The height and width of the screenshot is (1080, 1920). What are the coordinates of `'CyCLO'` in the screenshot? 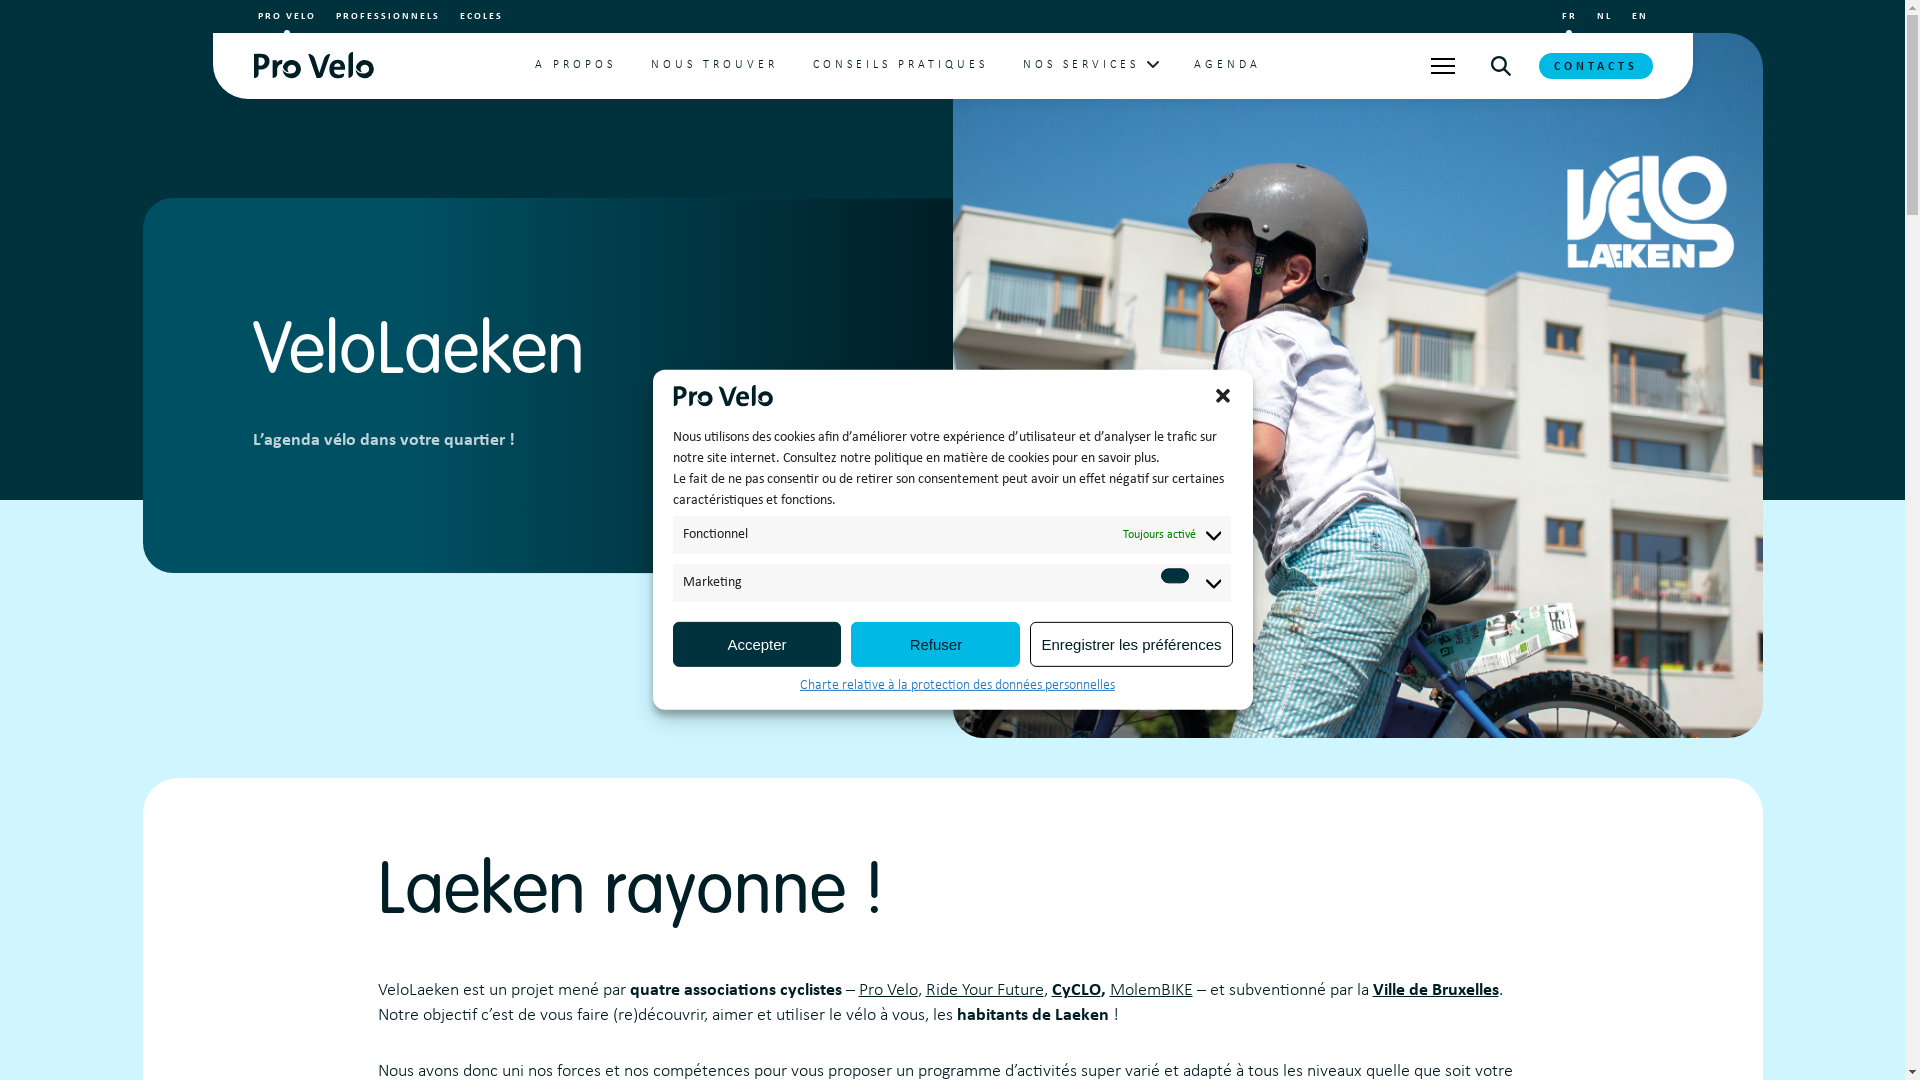 It's located at (1050, 990).